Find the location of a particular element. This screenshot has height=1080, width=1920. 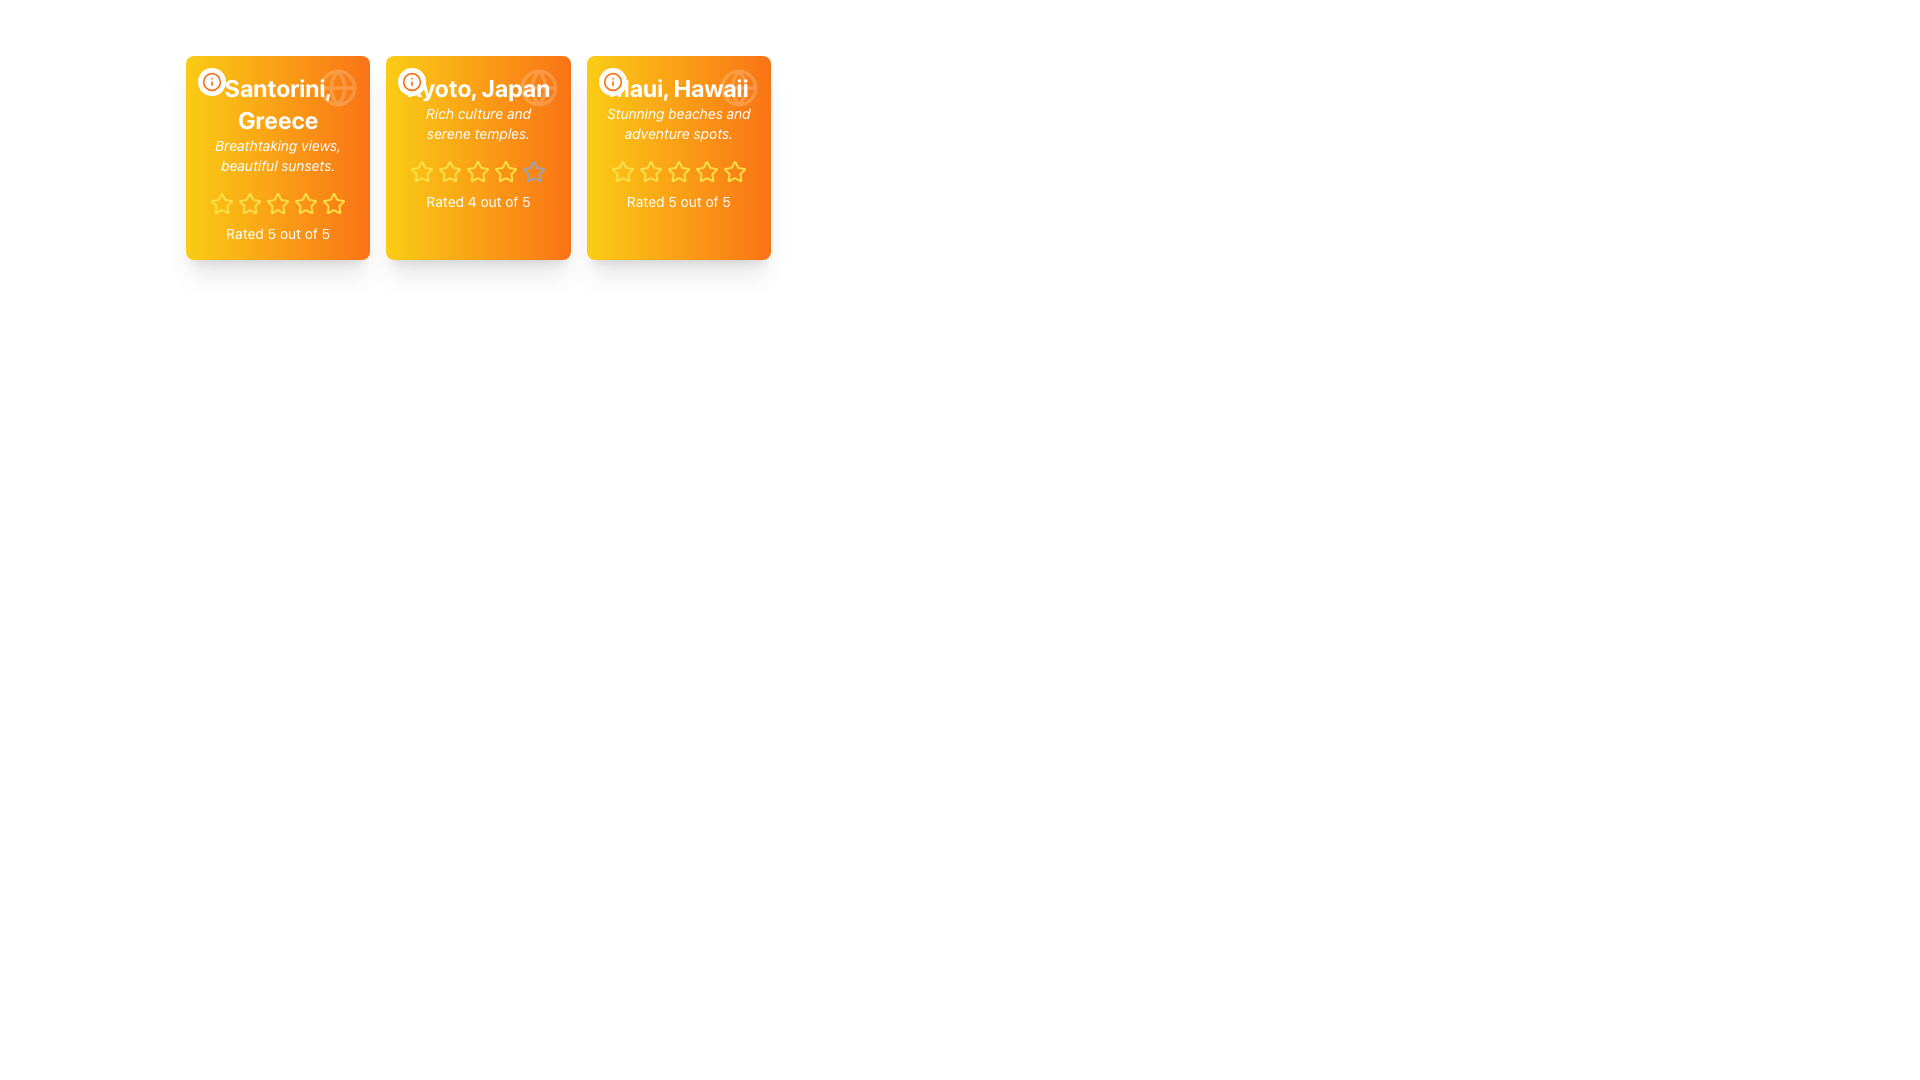

on the selected fifth star icon in the rating system within the 'Santorini, Greece' card is located at coordinates (334, 203).